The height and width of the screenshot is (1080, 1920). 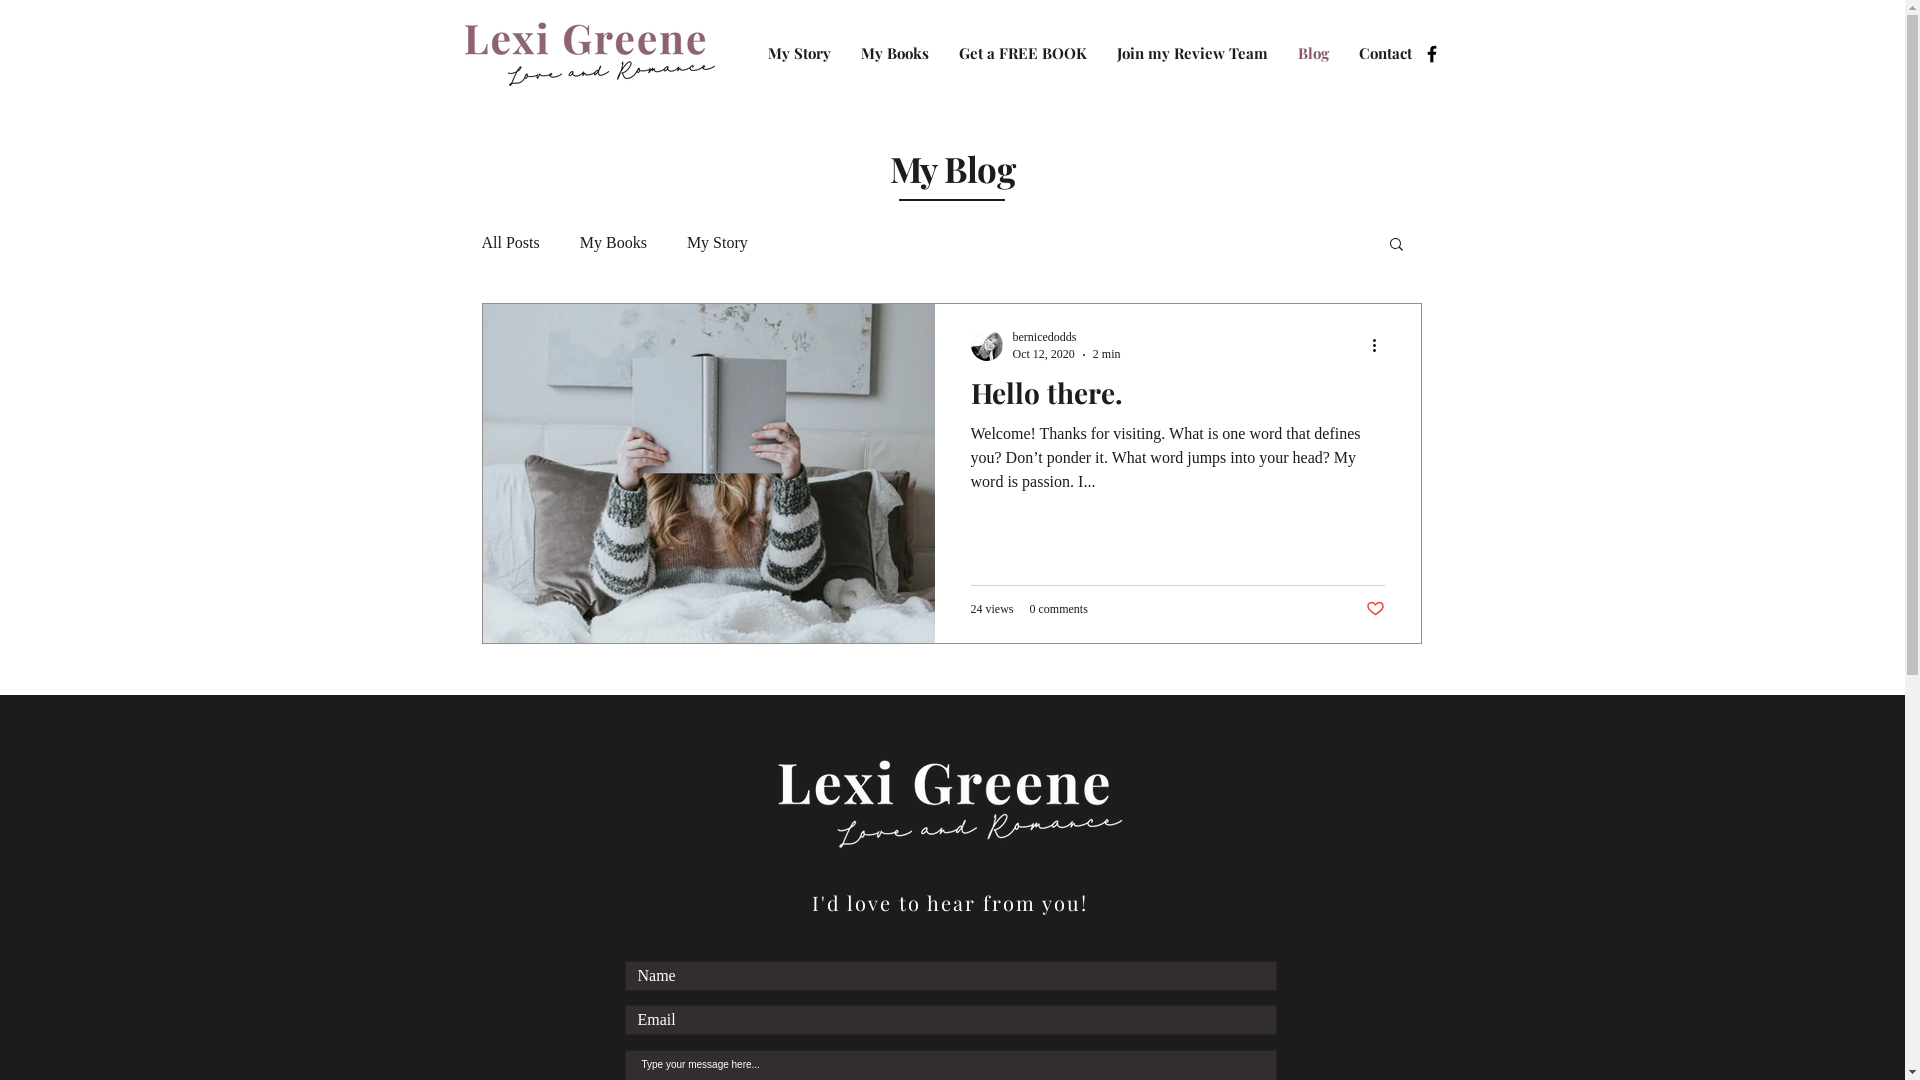 What do you see at coordinates (1374, 608) in the screenshot?
I see `'Post not marked as liked'` at bounding box center [1374, 608].